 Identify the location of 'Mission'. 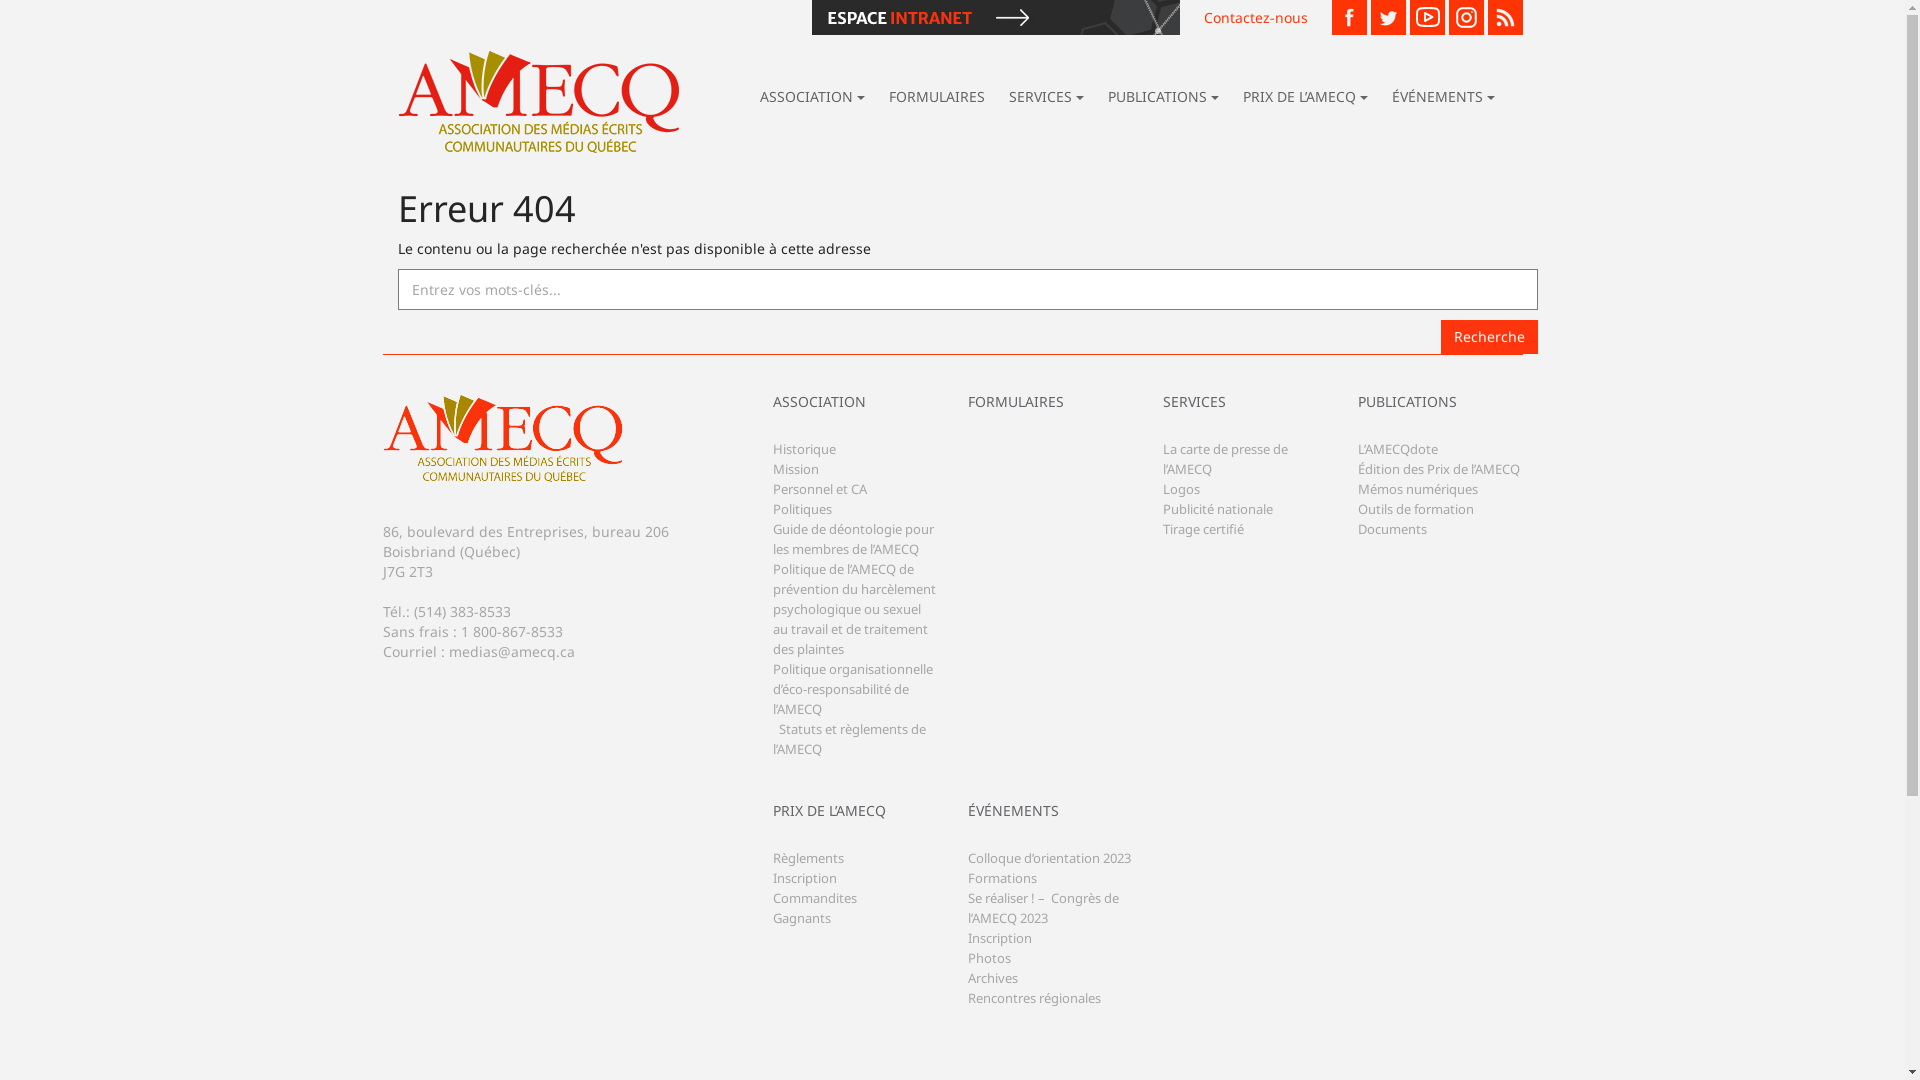
(794, 483).